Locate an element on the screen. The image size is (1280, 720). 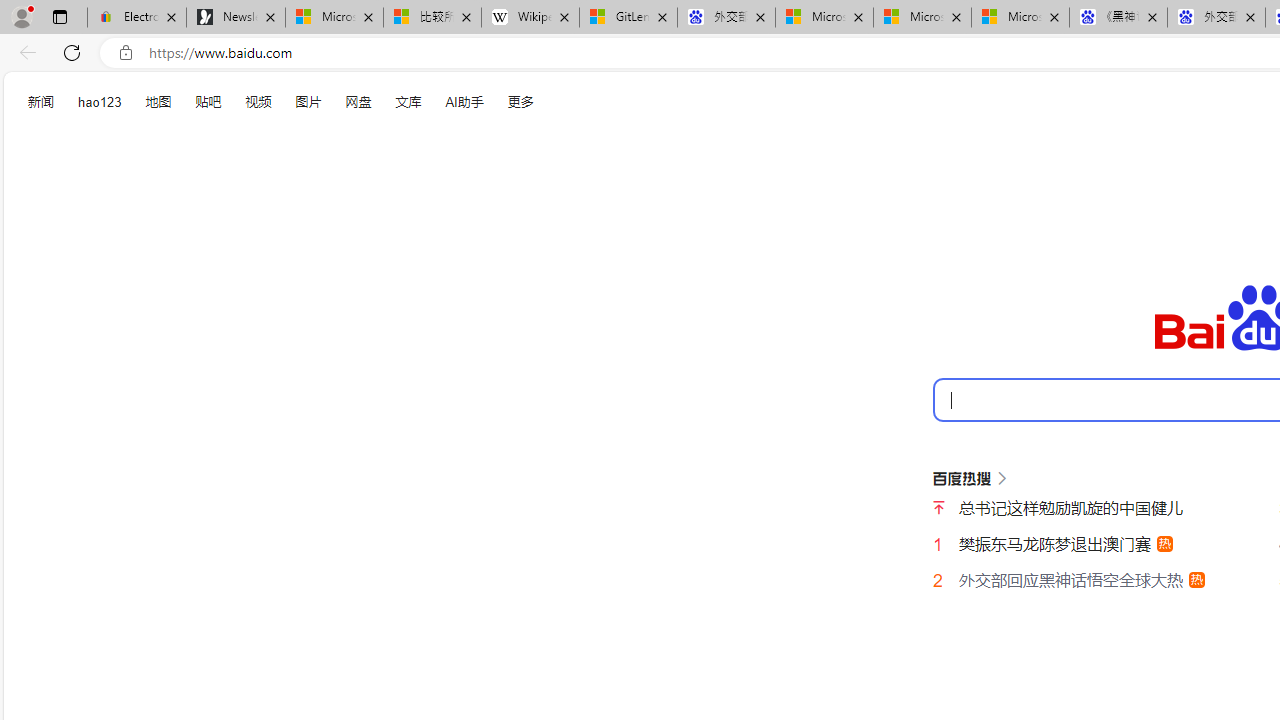
'Newsletter Sign Up' is located at coordinates (236, 17).